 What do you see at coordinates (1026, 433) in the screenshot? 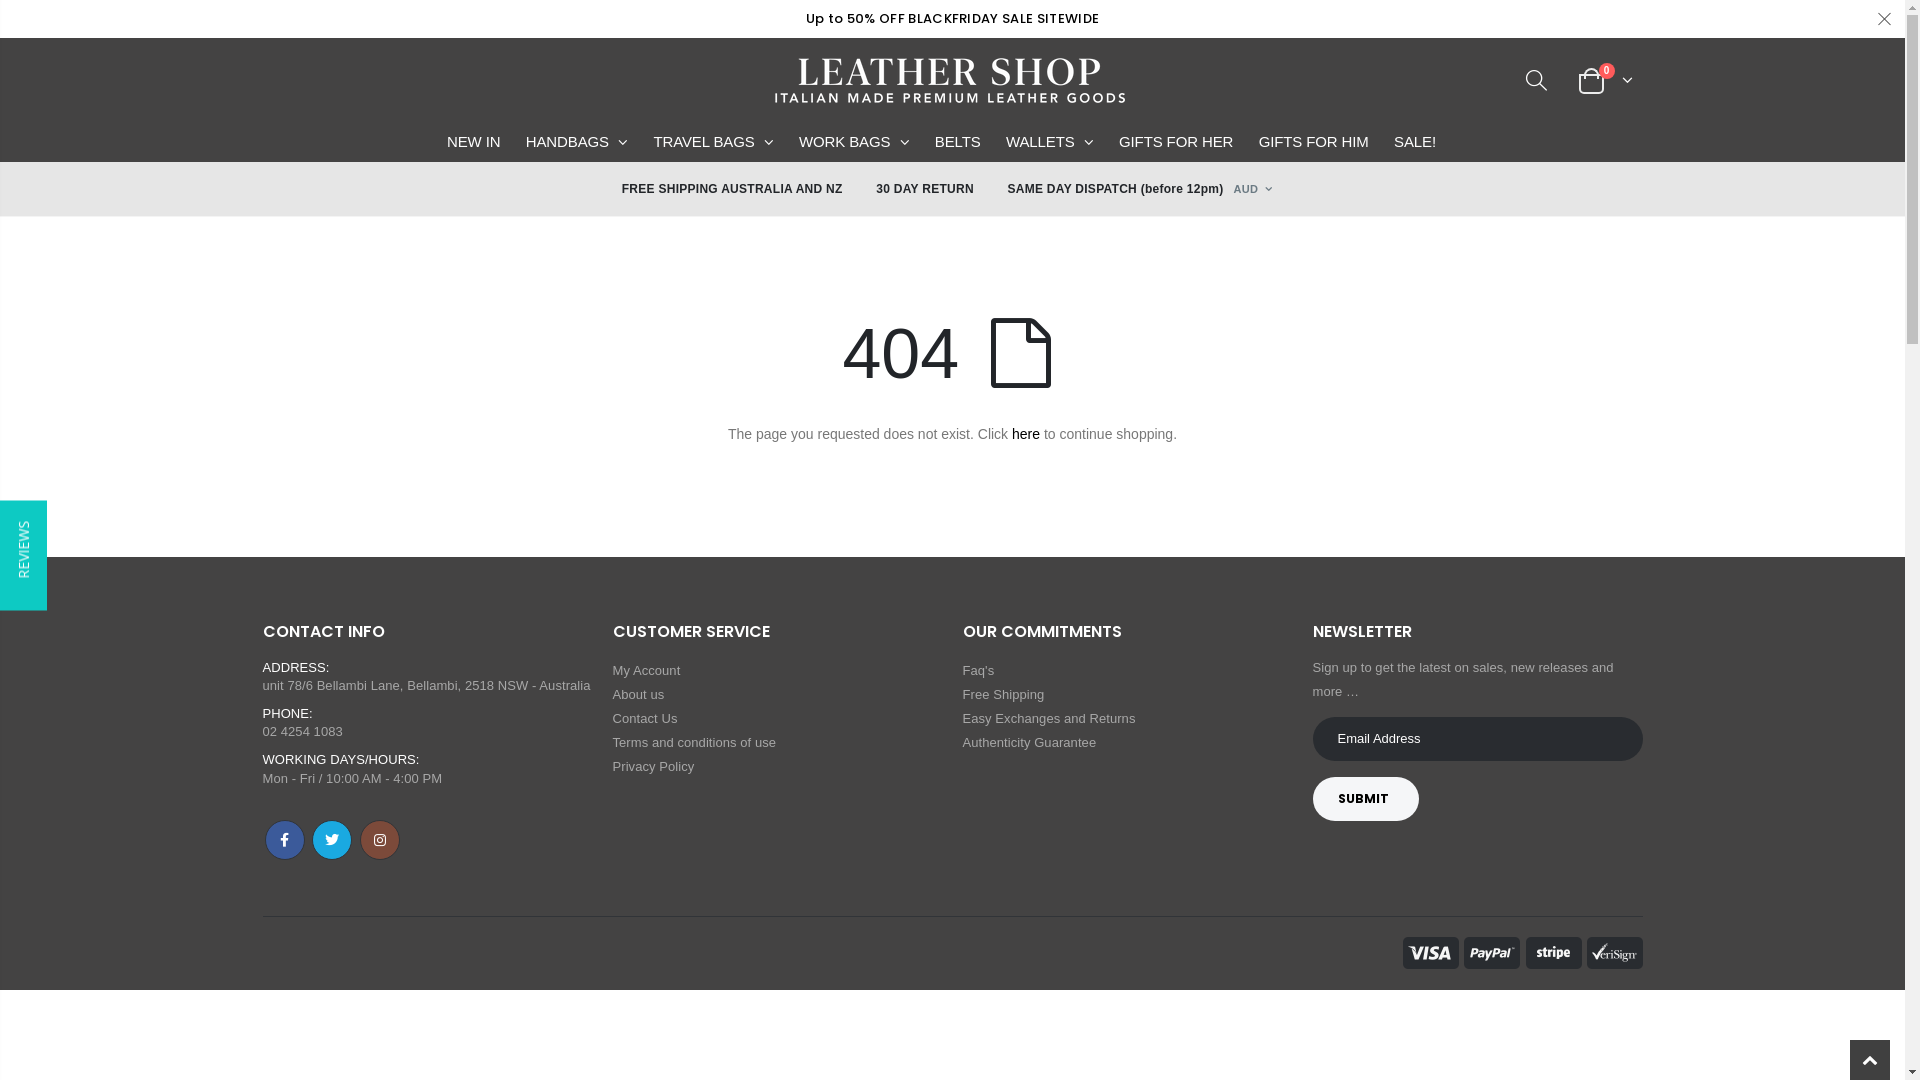
I see `'here'` at bounding box center [1026, 433].